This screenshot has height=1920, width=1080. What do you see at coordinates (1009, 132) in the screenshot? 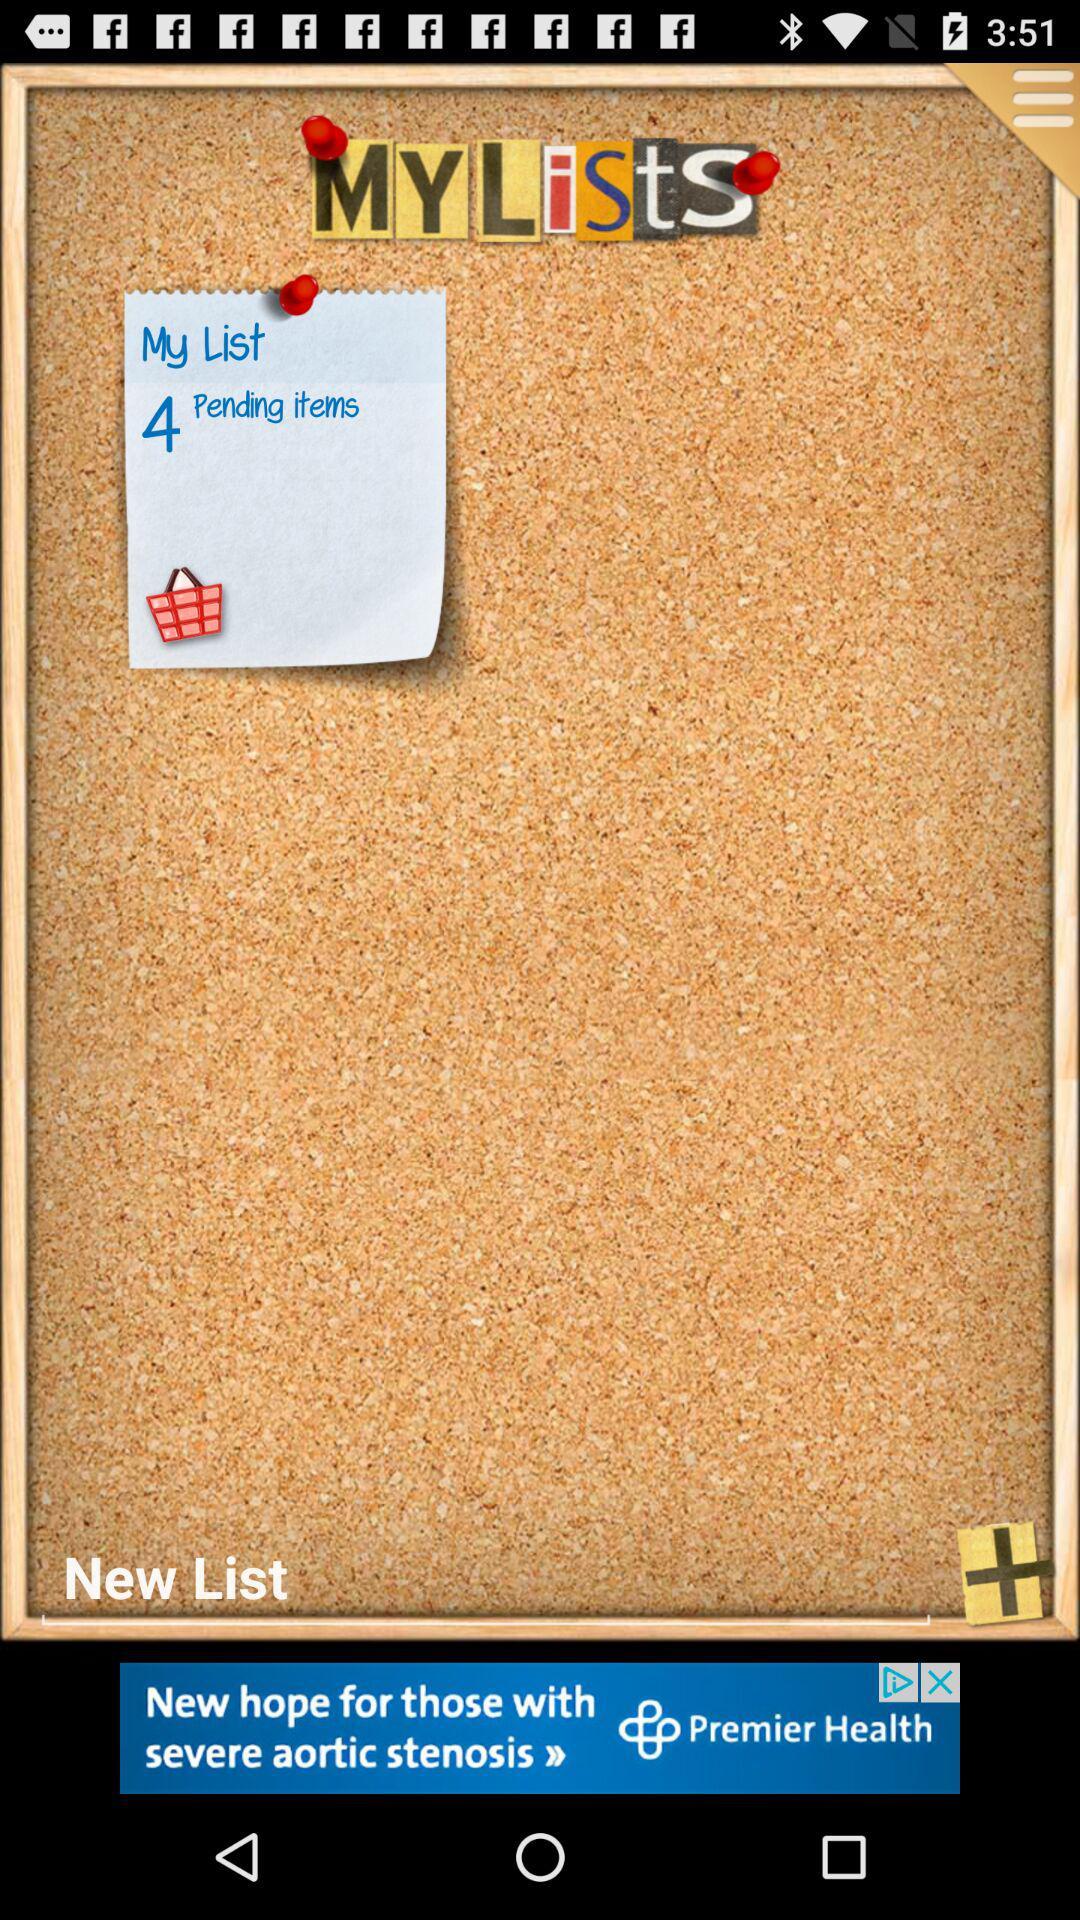
I see `more options` at bounding box center [1009, 132].